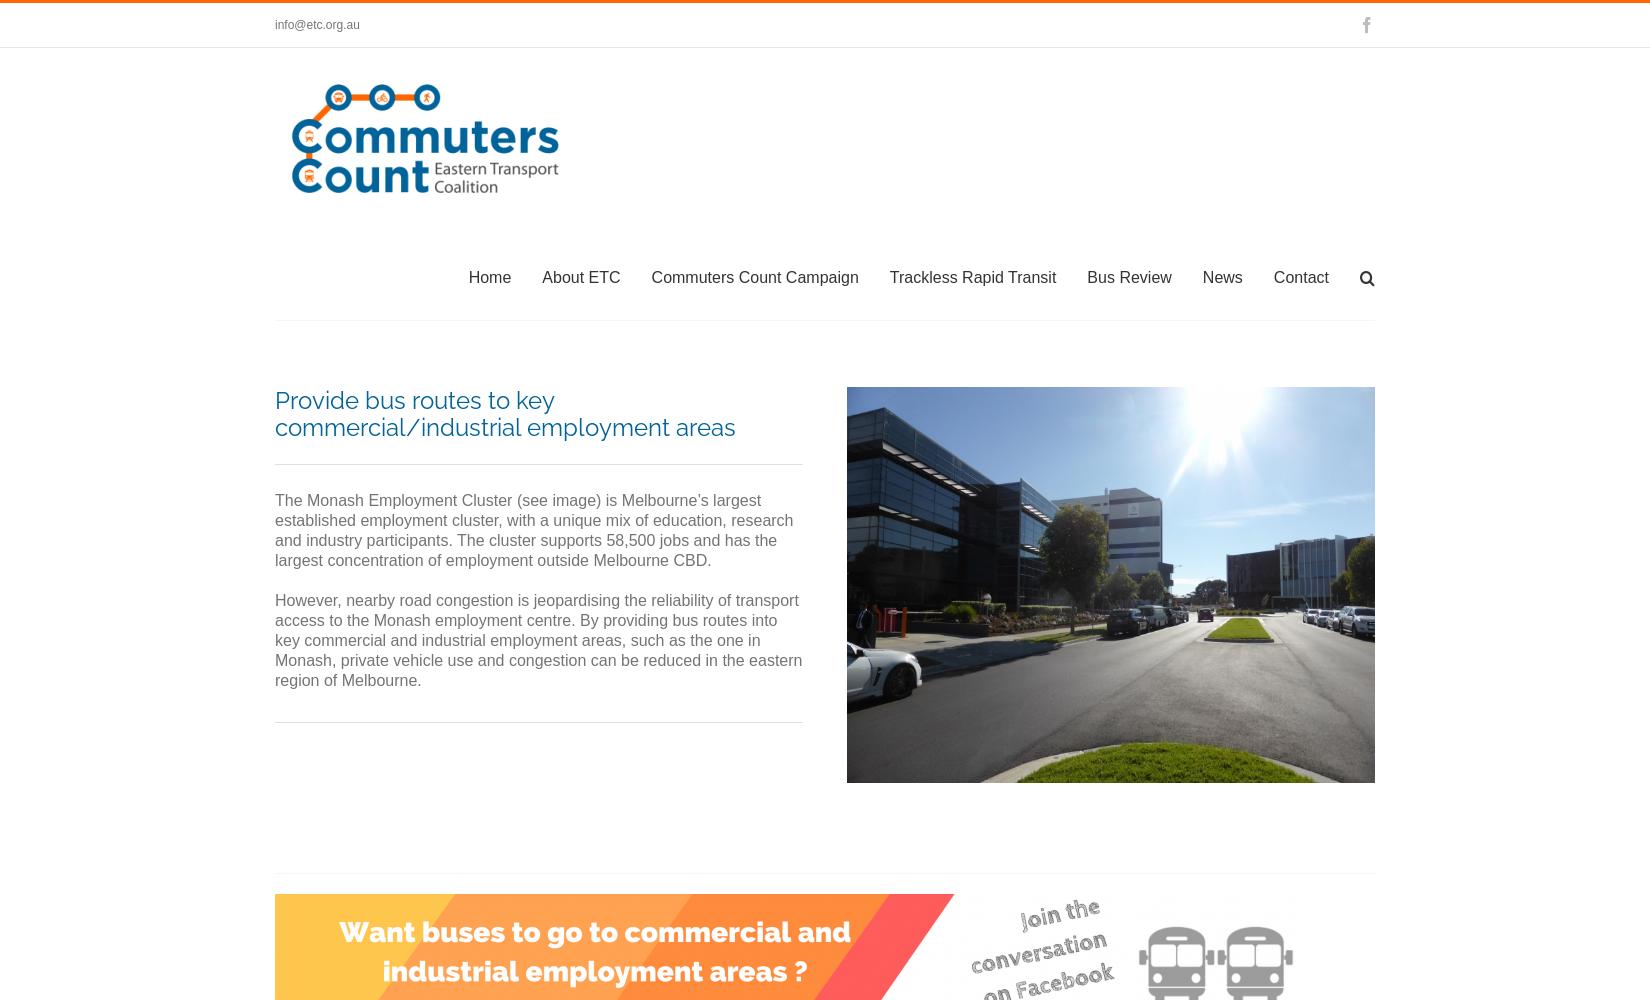 This screenshot has height=1000, width=1650. What do you see at coordinates (532, 530) in the screenshot?
I see `'The Monash Employment Cluster (see image) is Melbourne’s largest established employment cluster, with a unique mix of education, research and industry participants. The cluster supports 58,500 jobs and has the largest concentration of employment outside Melbourne CBD.'` at bounding box center [532, 530].